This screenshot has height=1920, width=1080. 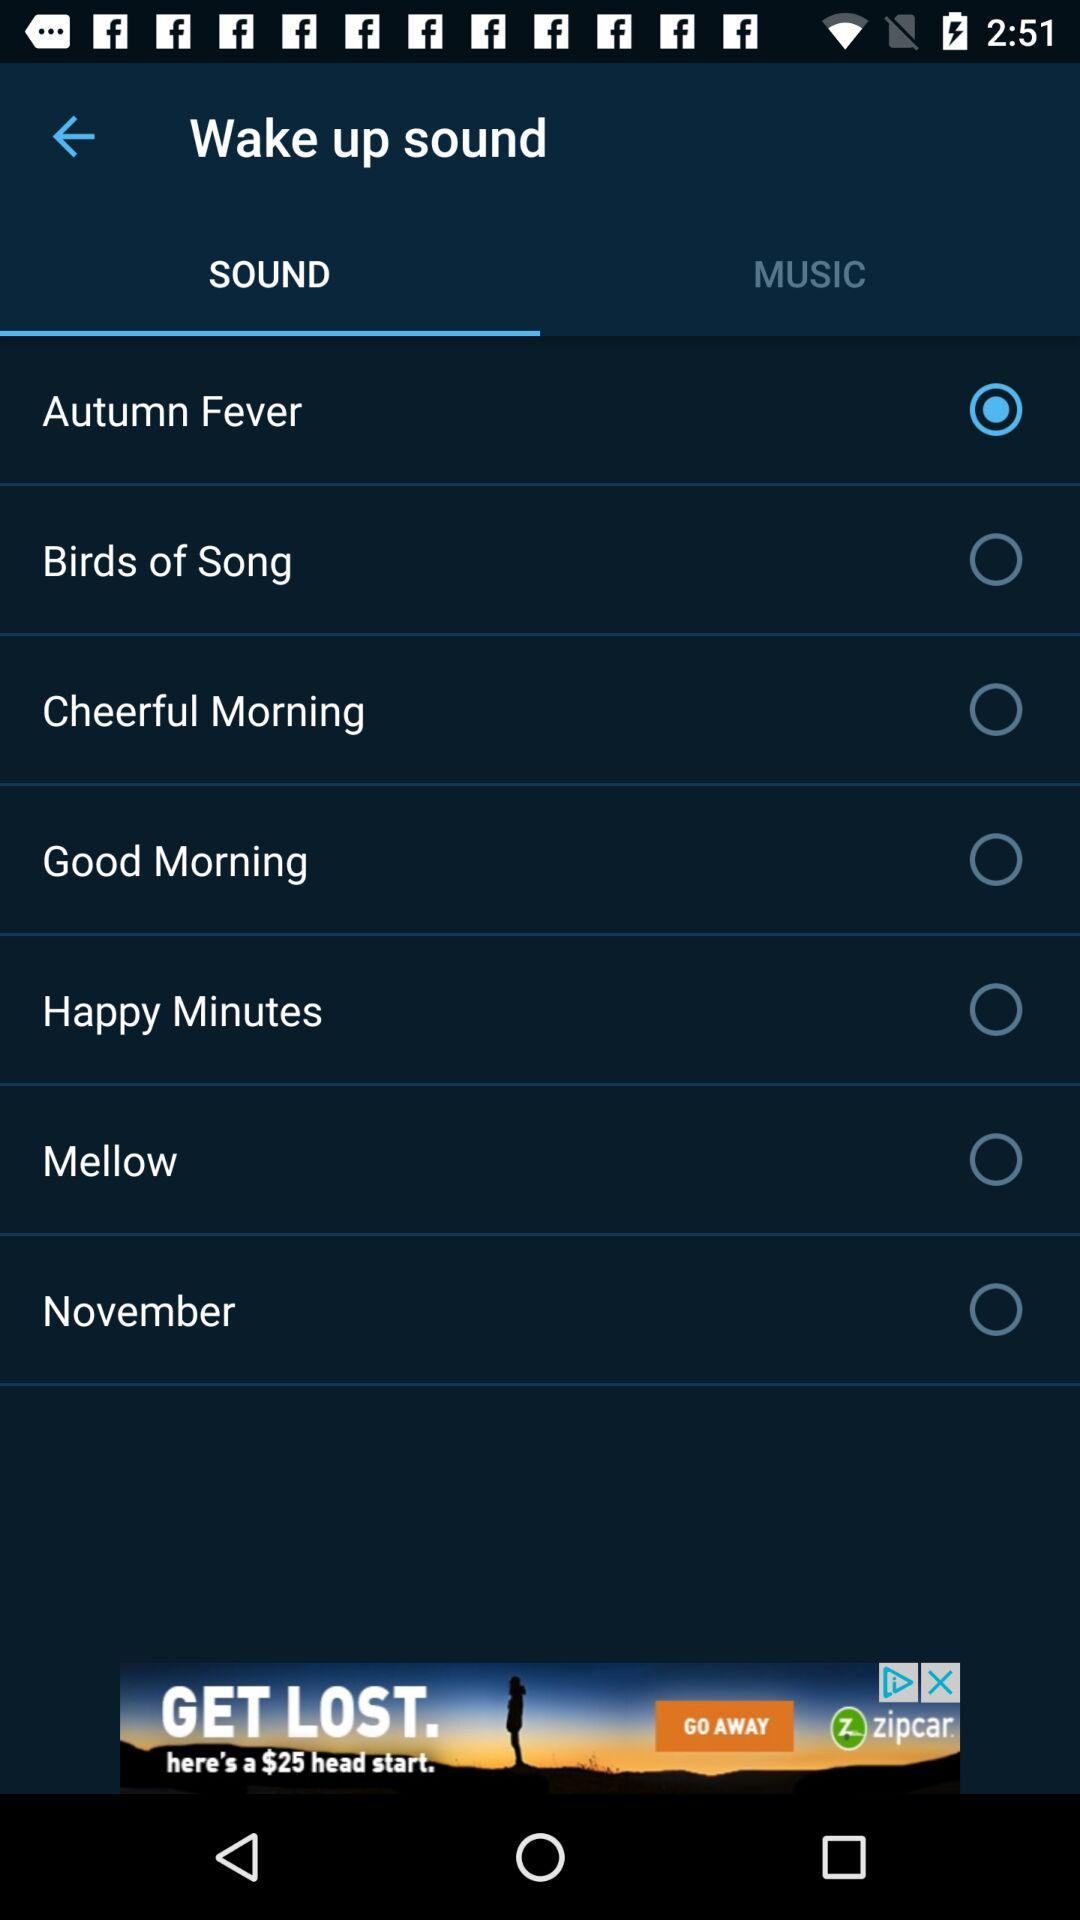 I want to click on click advertisement, so click(x=540, y=1727).